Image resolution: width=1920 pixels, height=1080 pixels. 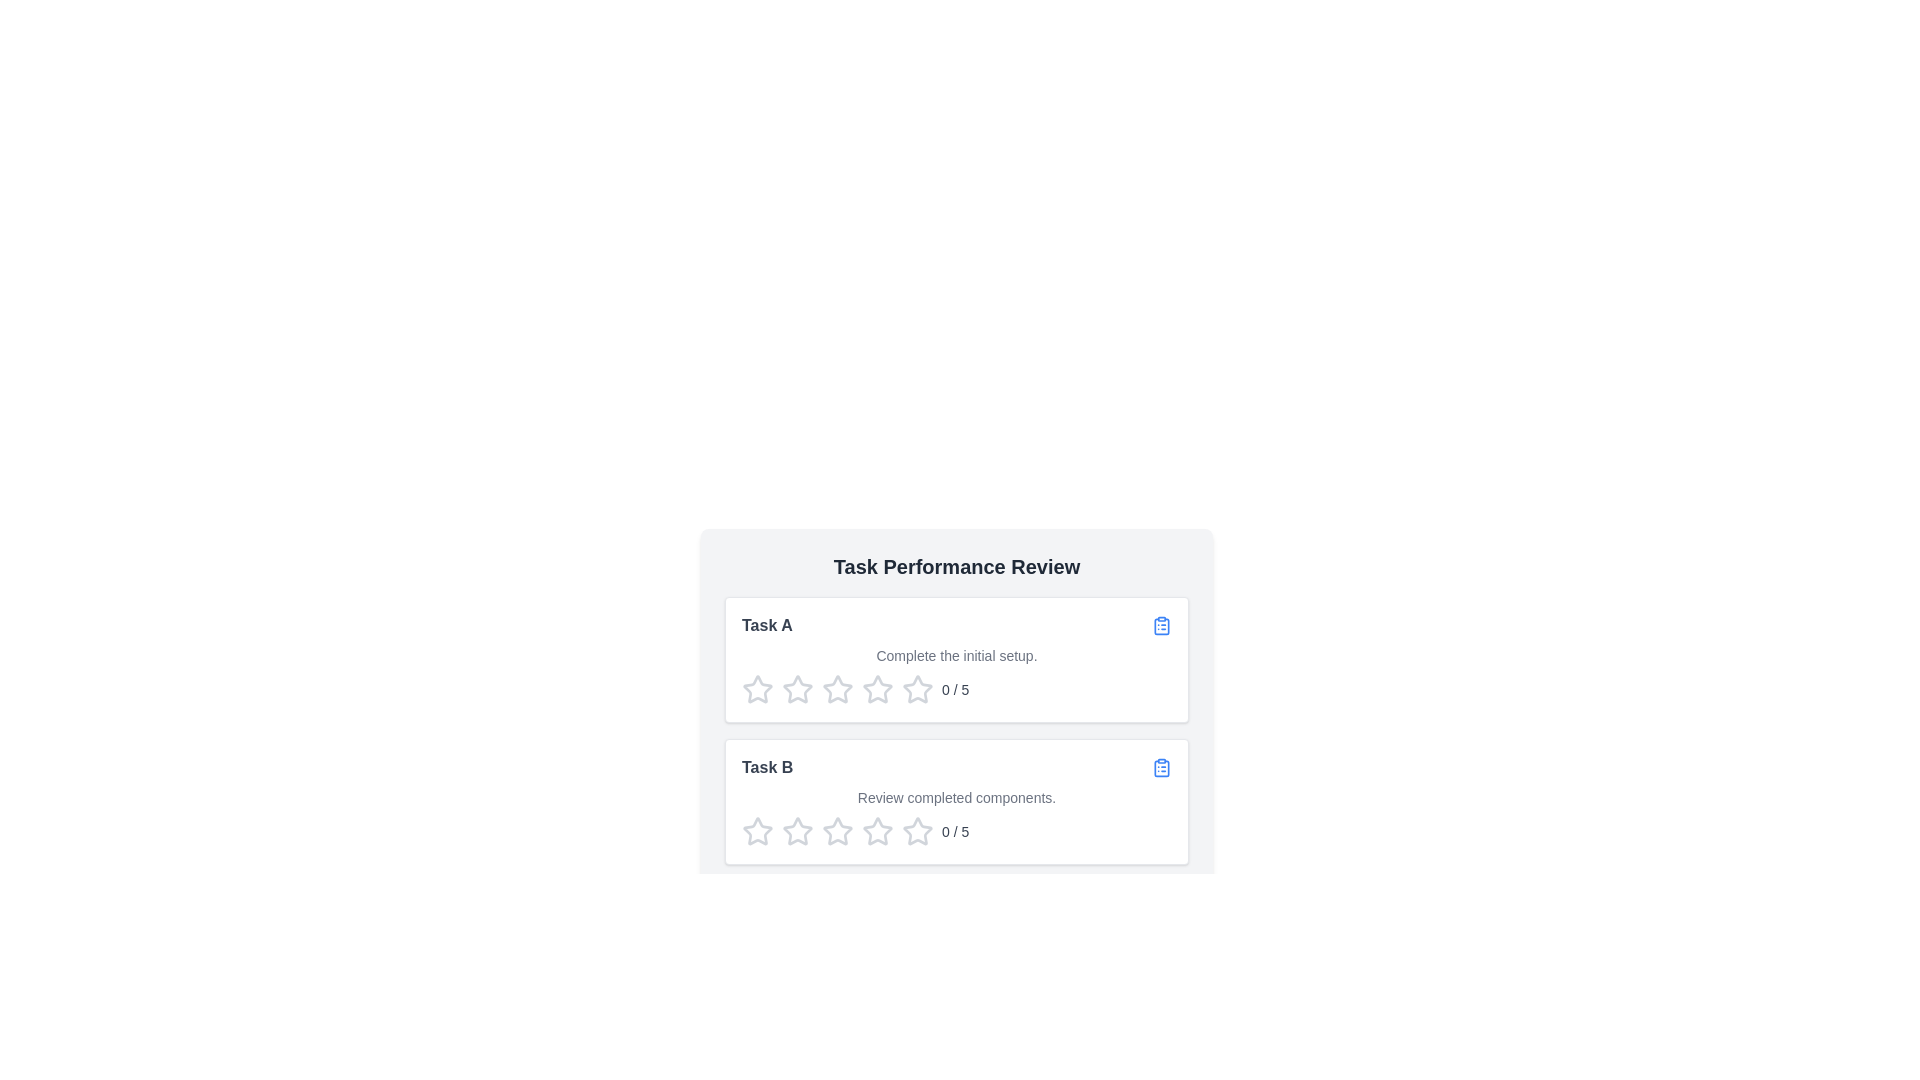 I want to click on the stars of the second task item titled 'Task B' to assign a rating, so click(x=955, y=801).